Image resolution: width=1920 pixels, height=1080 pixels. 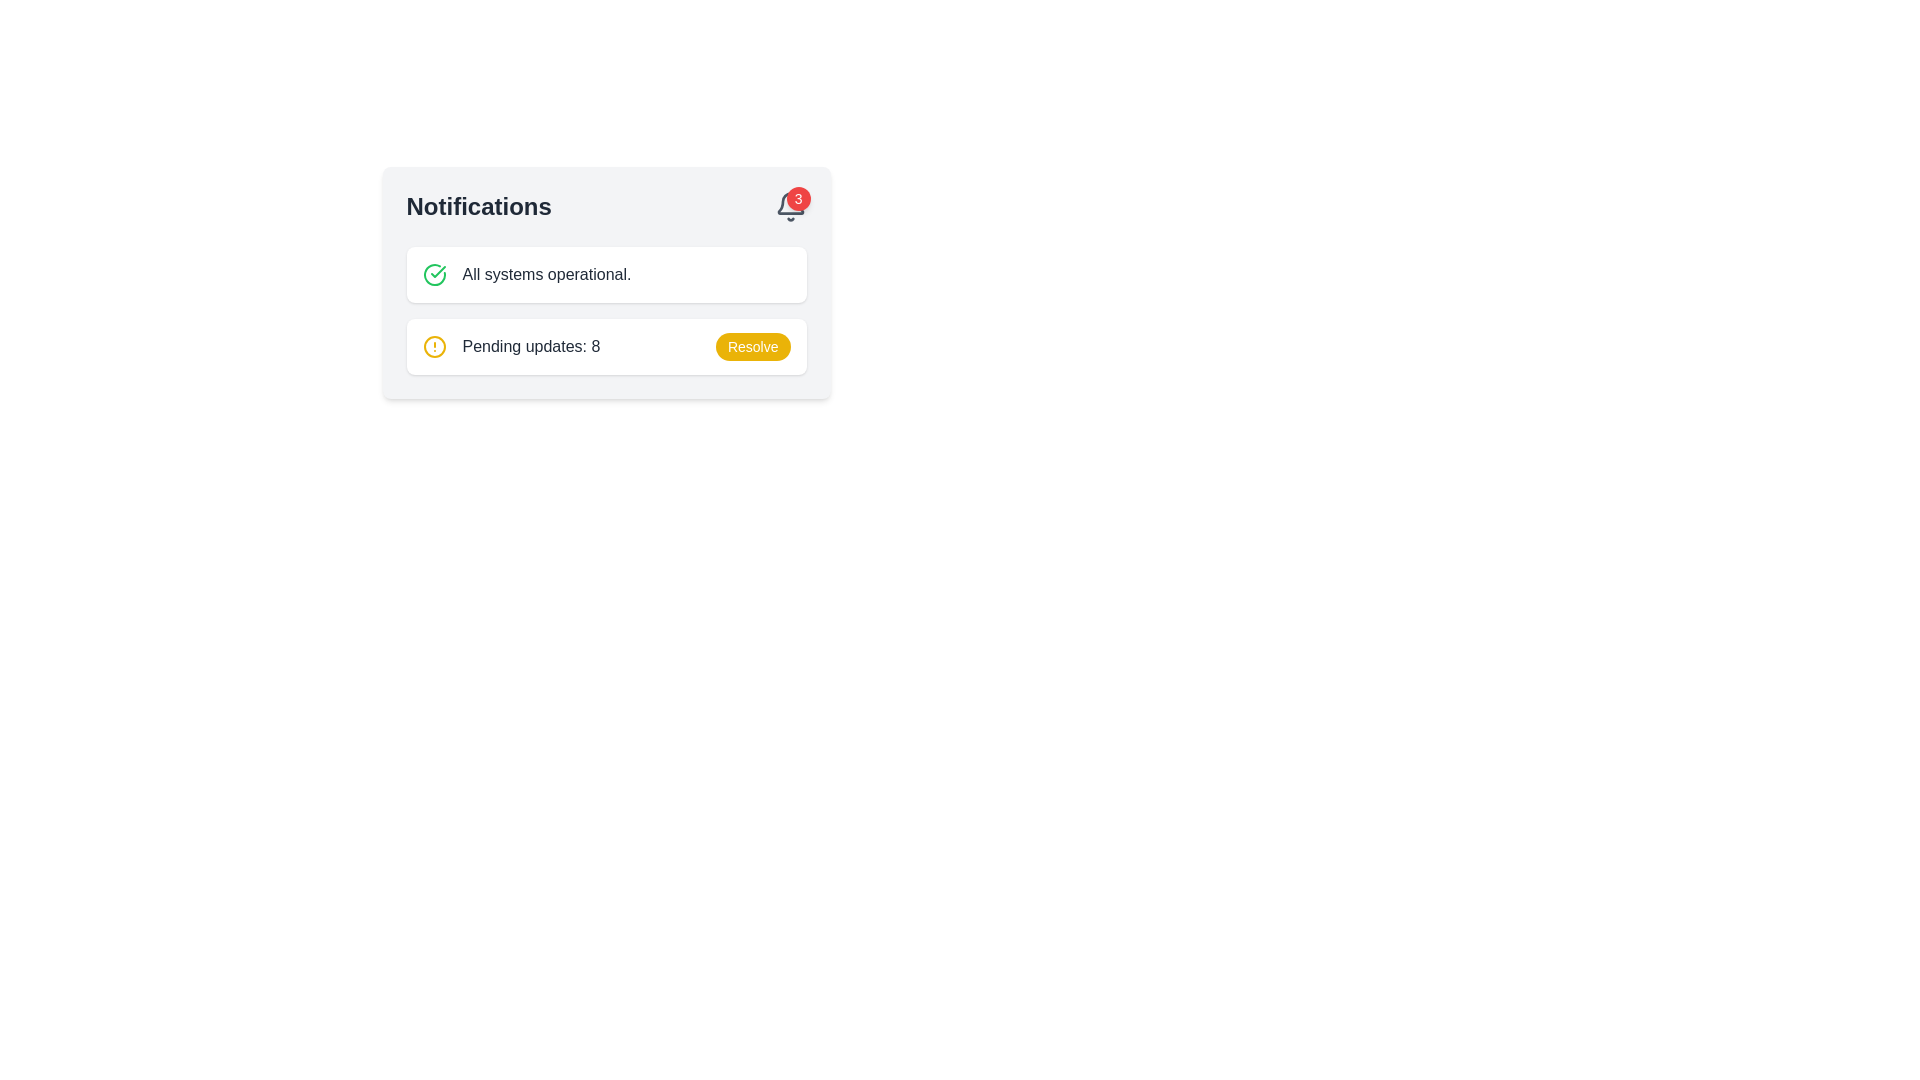 I want to click on the decorative checkmark icon located in the top left corner of the Notifications section, which visually represents a successful status for the 'All systems operational' message, so click(x=436, y=272).